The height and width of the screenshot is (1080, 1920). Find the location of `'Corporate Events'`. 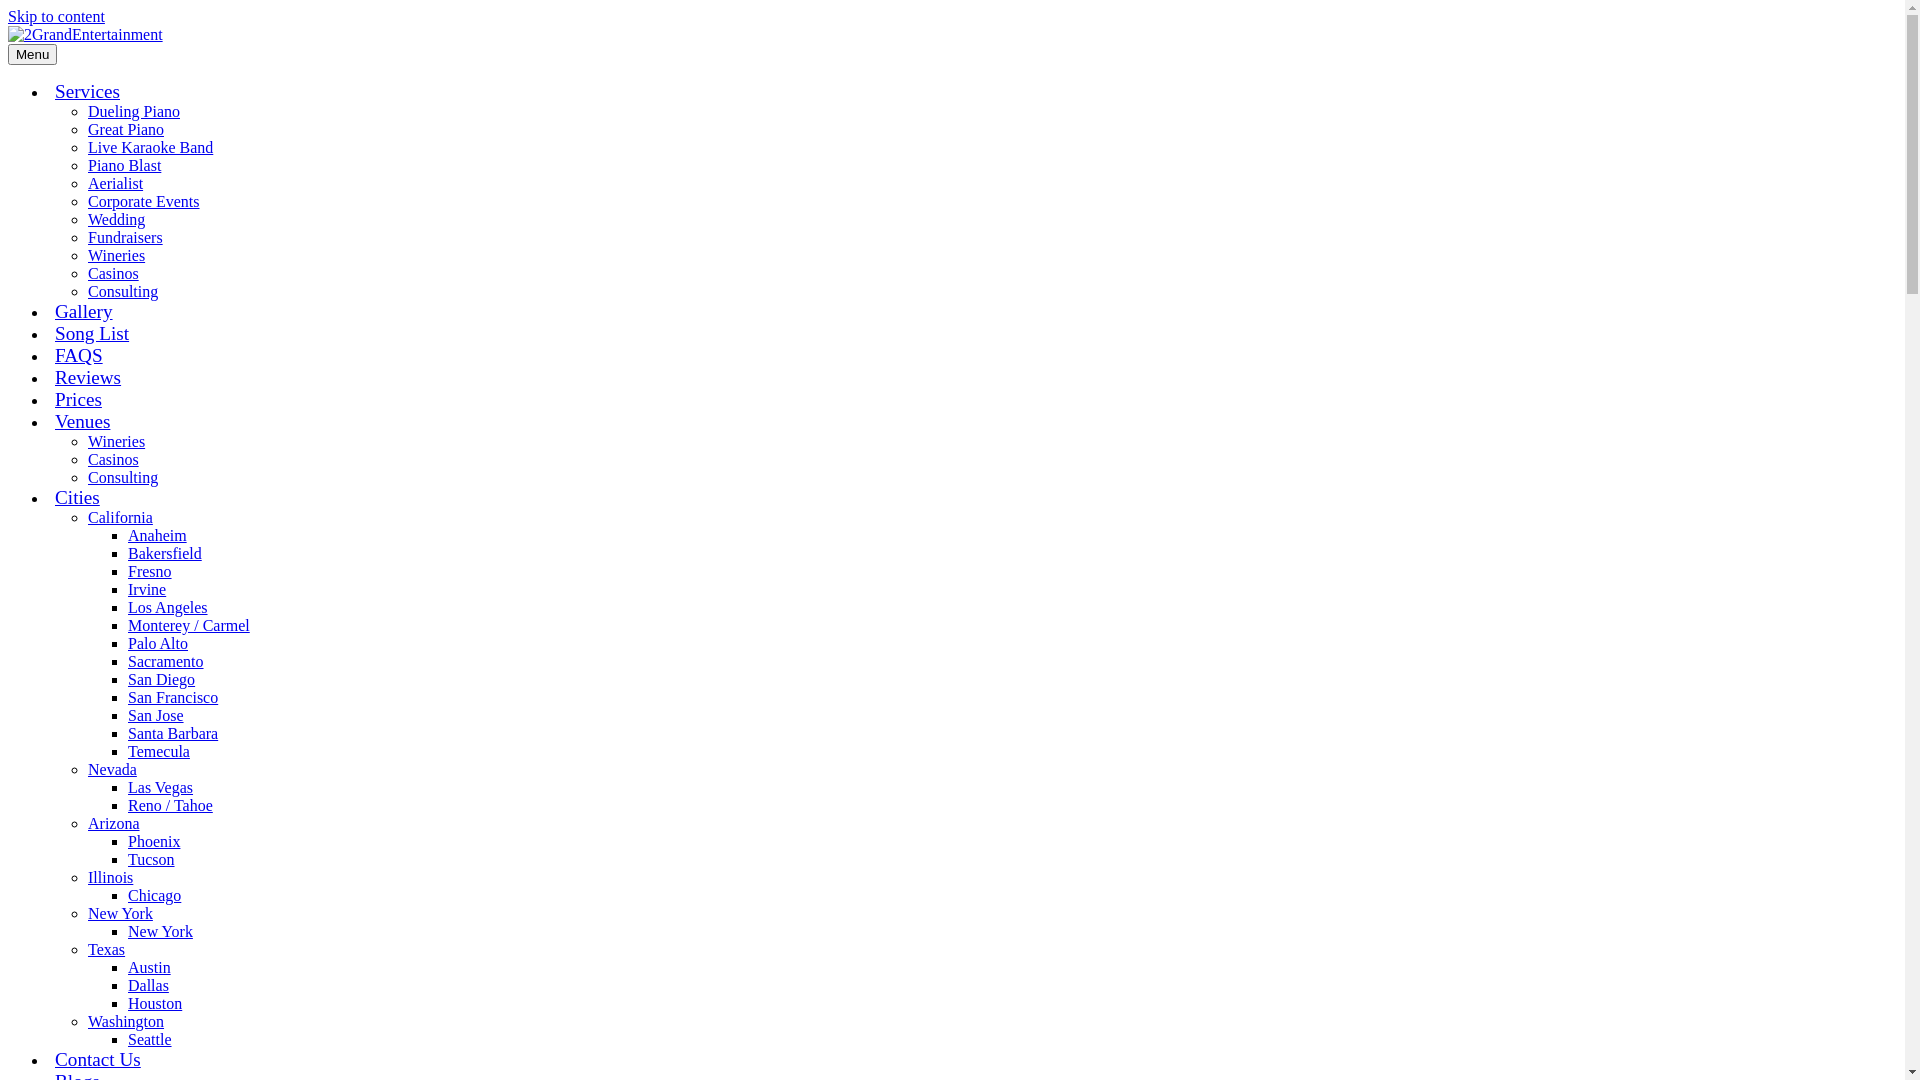

'Corporate Events' is located at coordinates (143, 201).